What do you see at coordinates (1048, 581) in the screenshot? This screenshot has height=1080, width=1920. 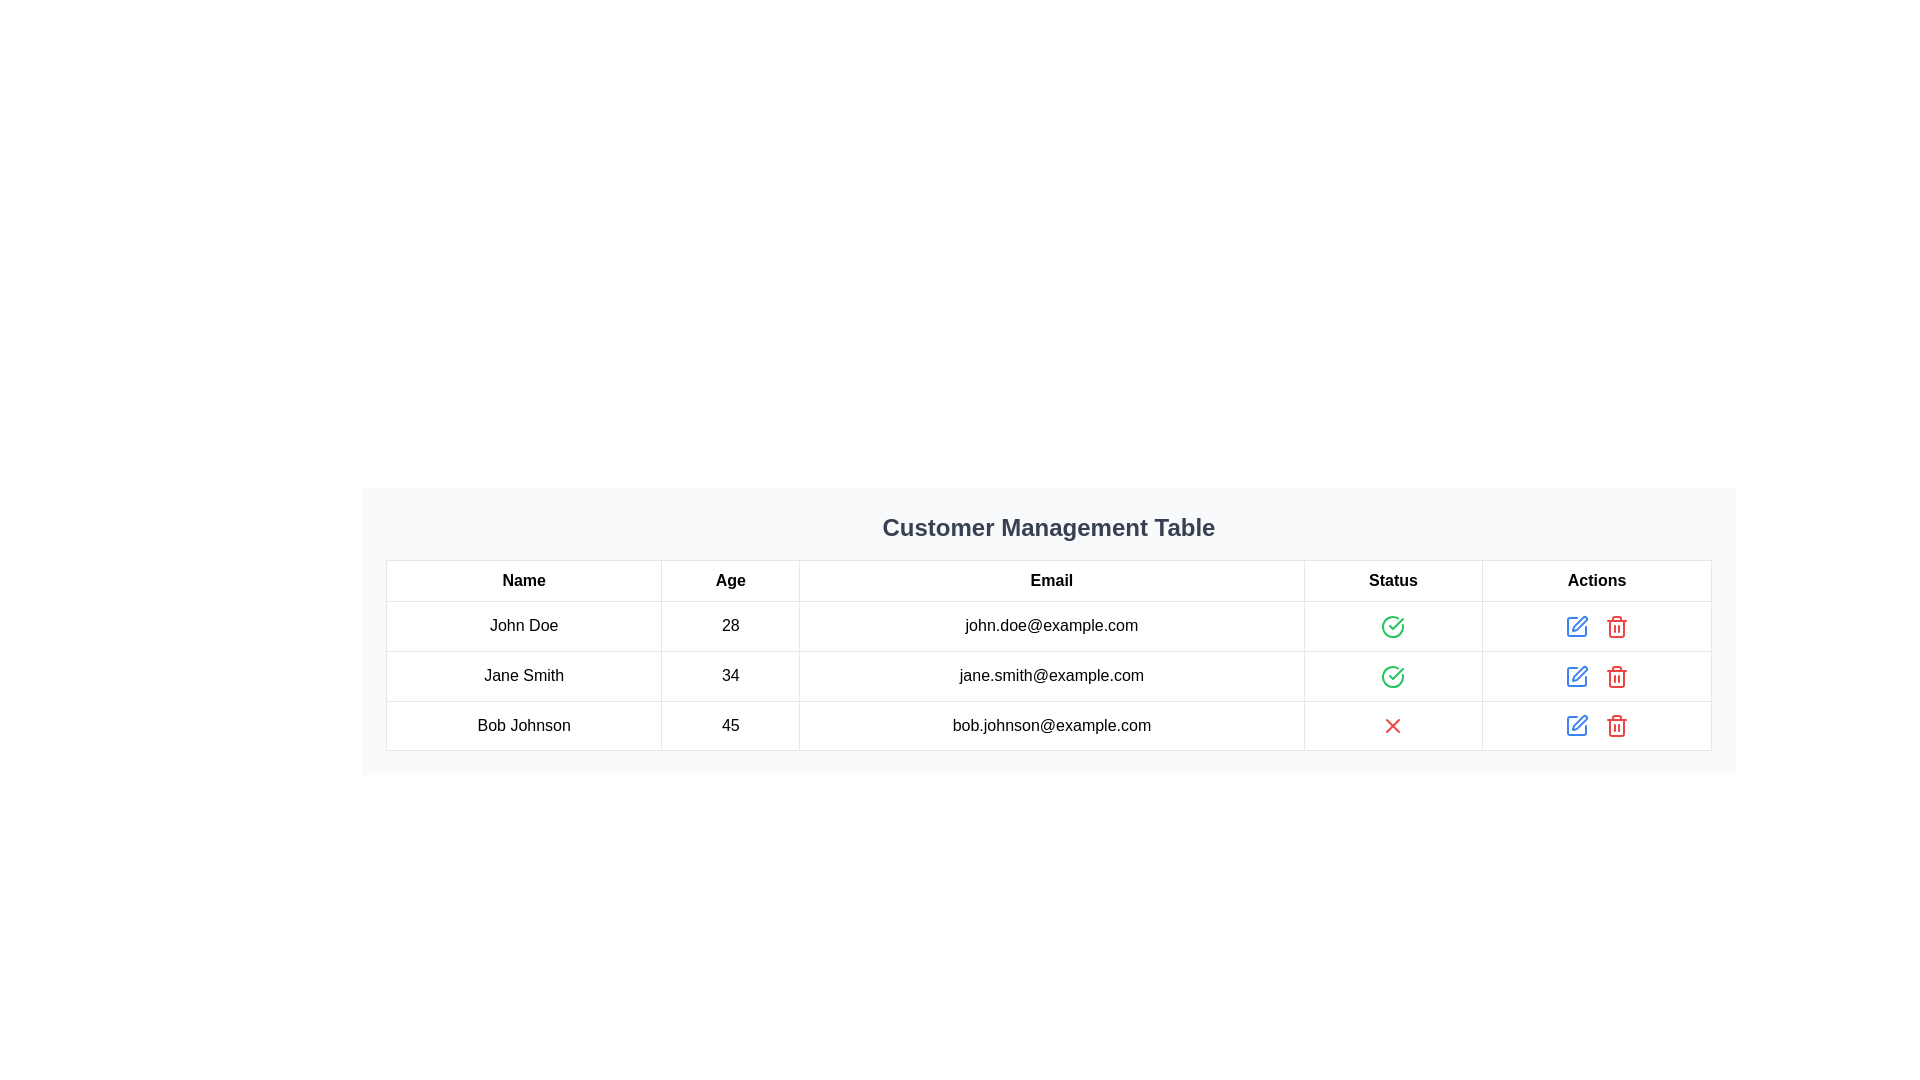 I see `the table header row containing the column headers 'Name', 'Age', 'Email', 'Status', and 'Actions'` at bounding box center [1048, 581].